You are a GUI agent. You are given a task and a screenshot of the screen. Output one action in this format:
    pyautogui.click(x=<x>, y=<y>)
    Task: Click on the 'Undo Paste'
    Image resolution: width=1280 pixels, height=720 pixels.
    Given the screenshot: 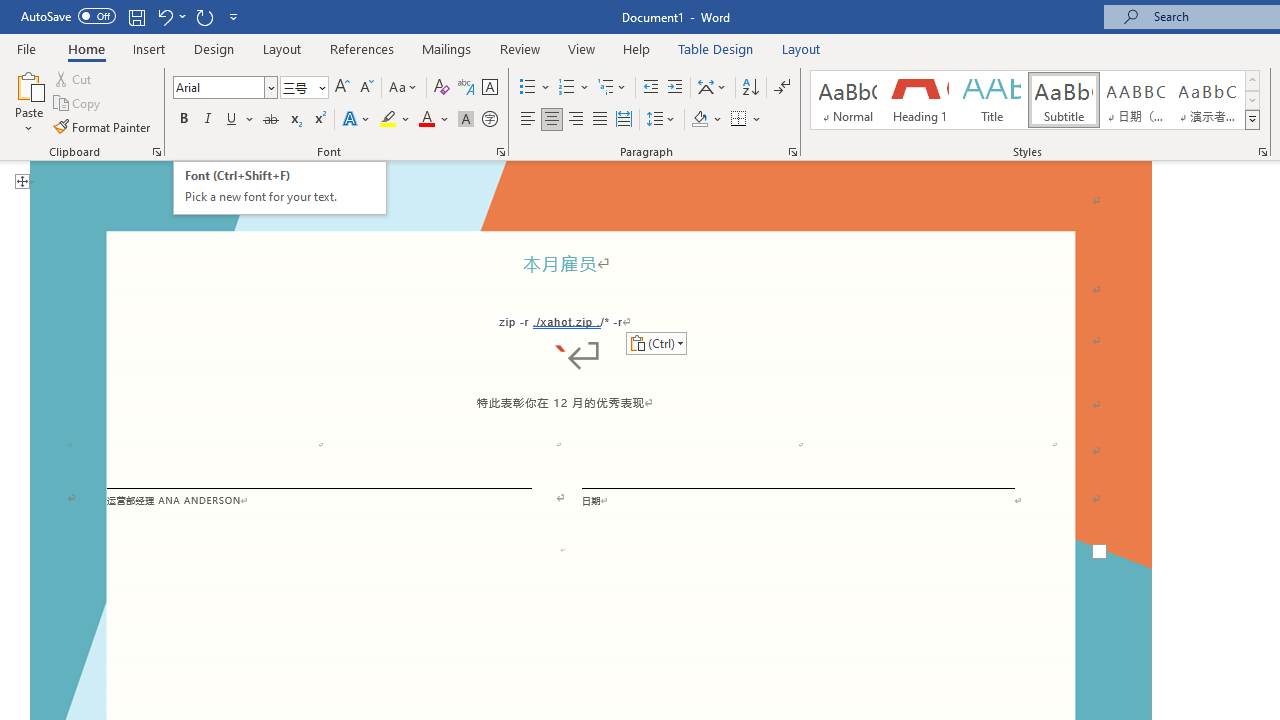 What is the action you would take?
    pyautogui.click(x=164, y=16)
    